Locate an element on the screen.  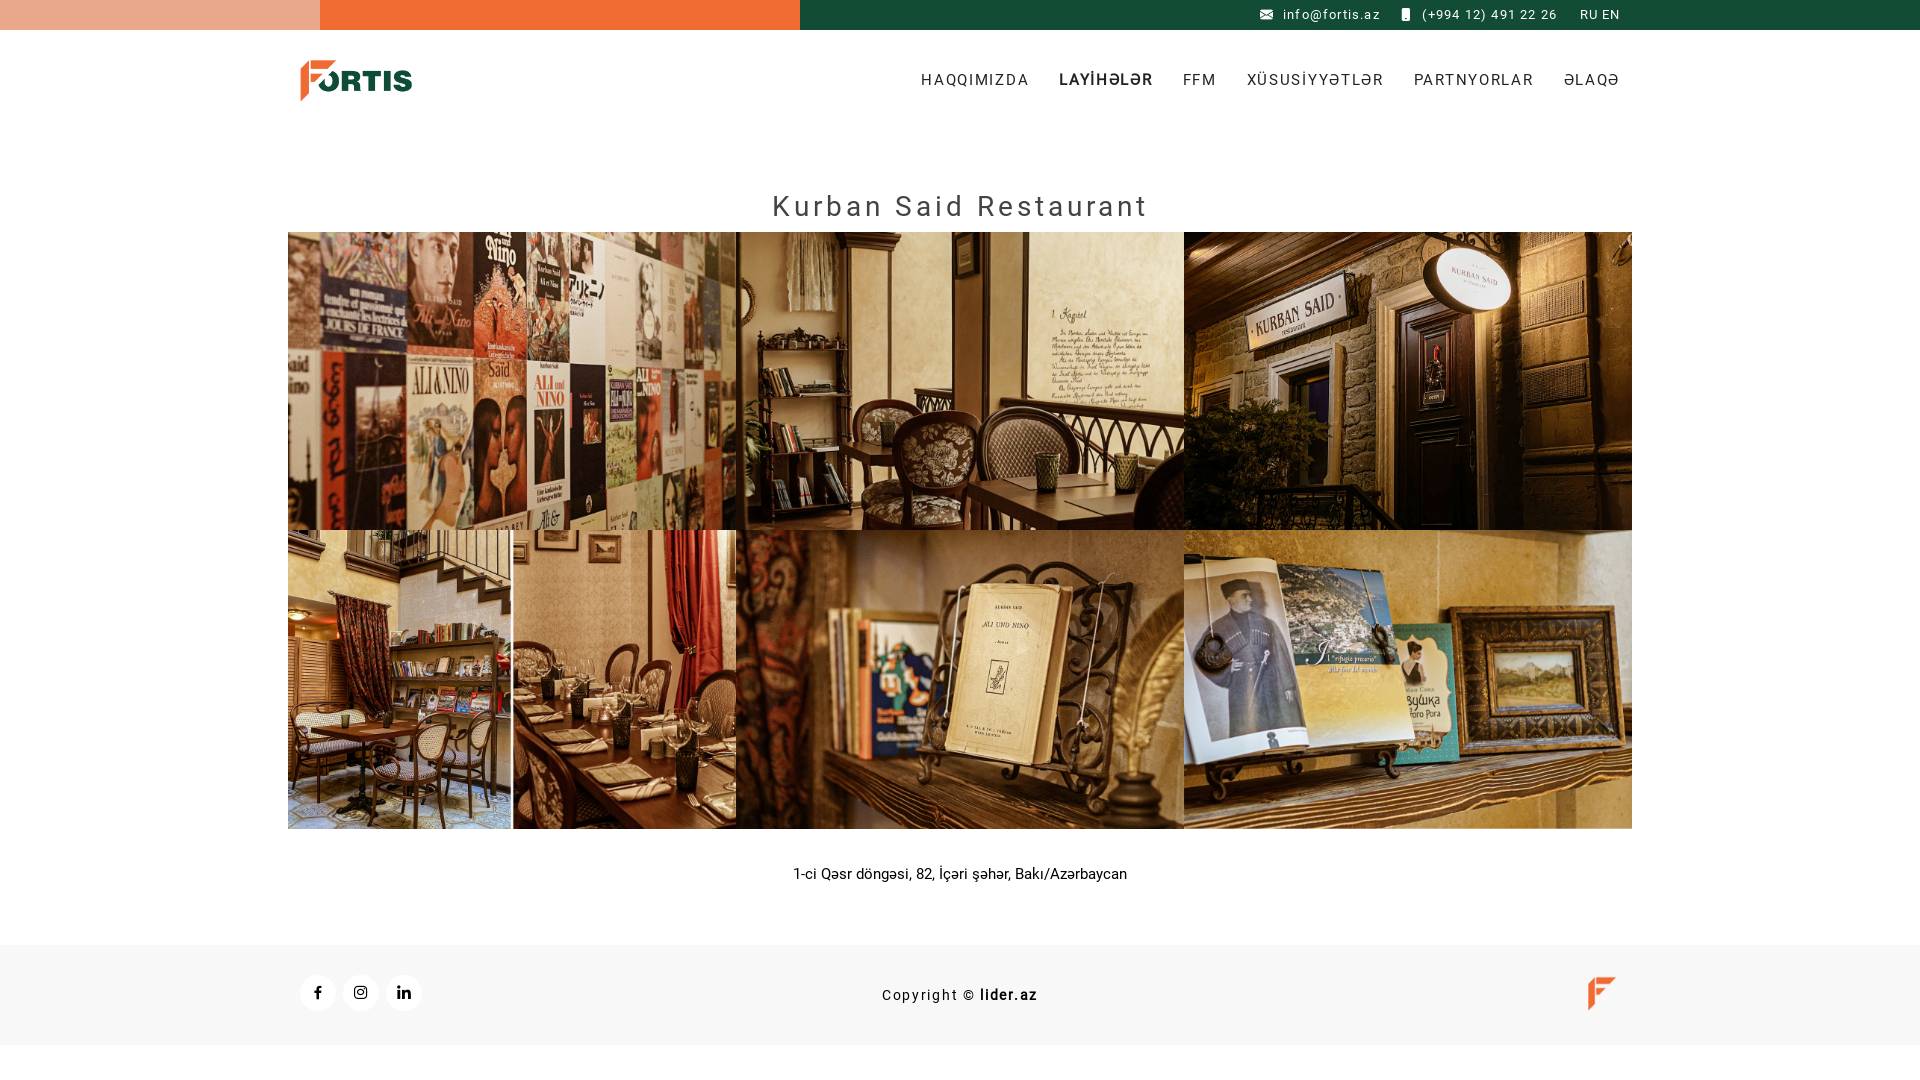
'lider.az' is located at coordinates (1008, 995).